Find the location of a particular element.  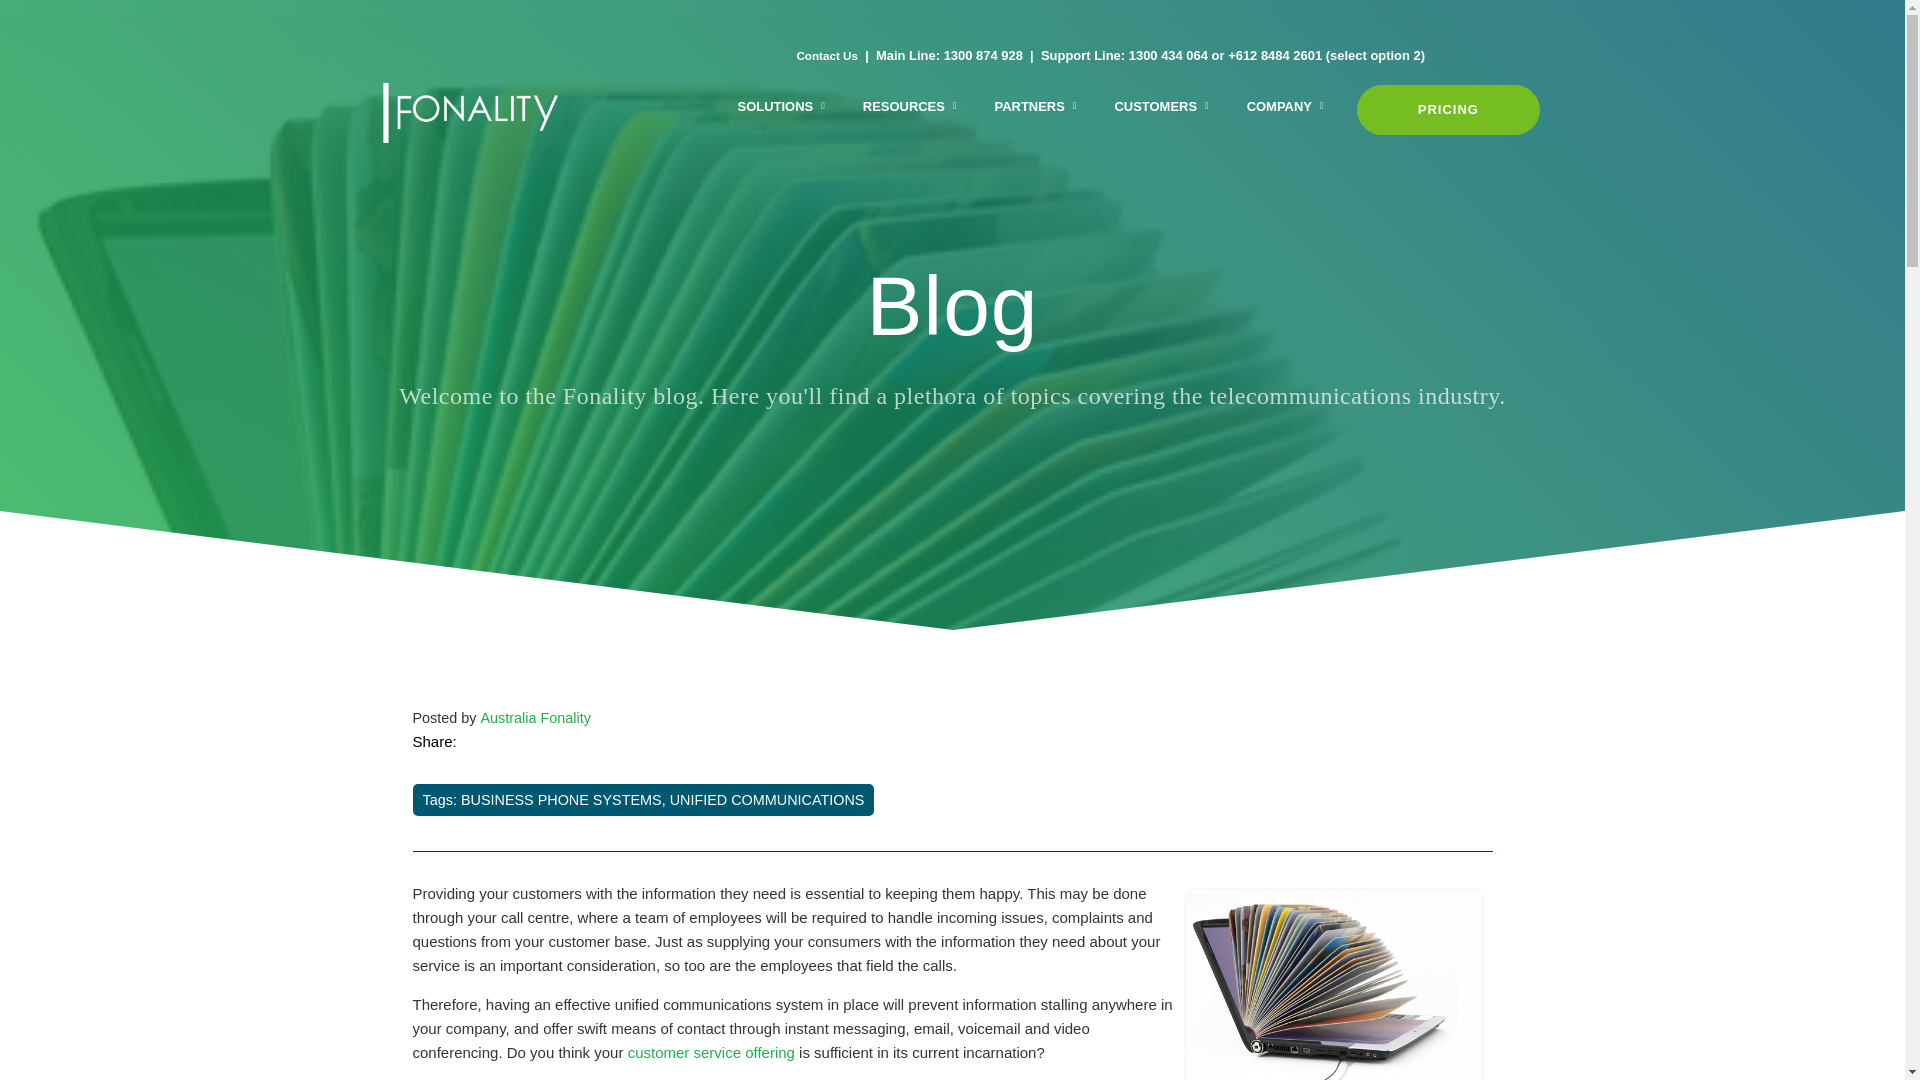

'1300 434 064' is located at coordinates (1128, 54).